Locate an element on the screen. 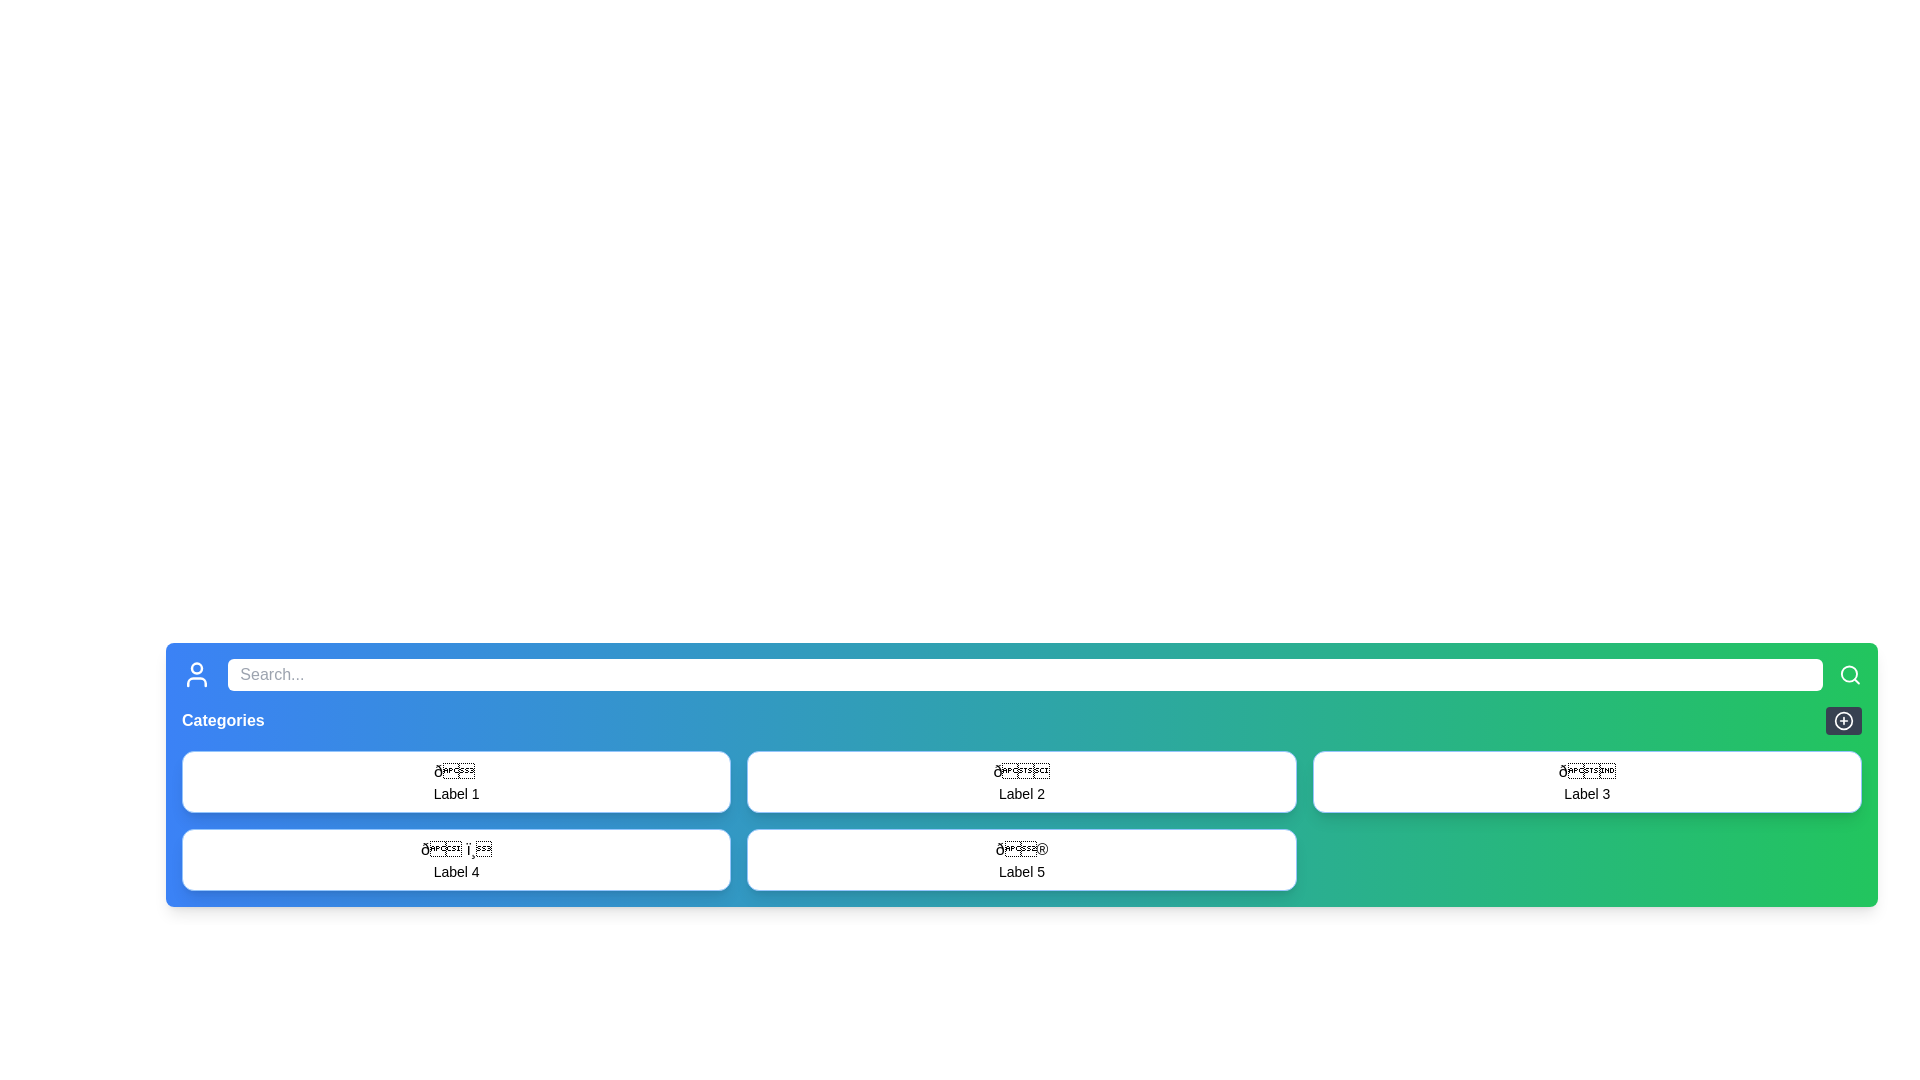 The height and width of the screenshot is (1080, 1920). the 'Categories' header bar with interactive controls is located at coordinates (1022, 721).